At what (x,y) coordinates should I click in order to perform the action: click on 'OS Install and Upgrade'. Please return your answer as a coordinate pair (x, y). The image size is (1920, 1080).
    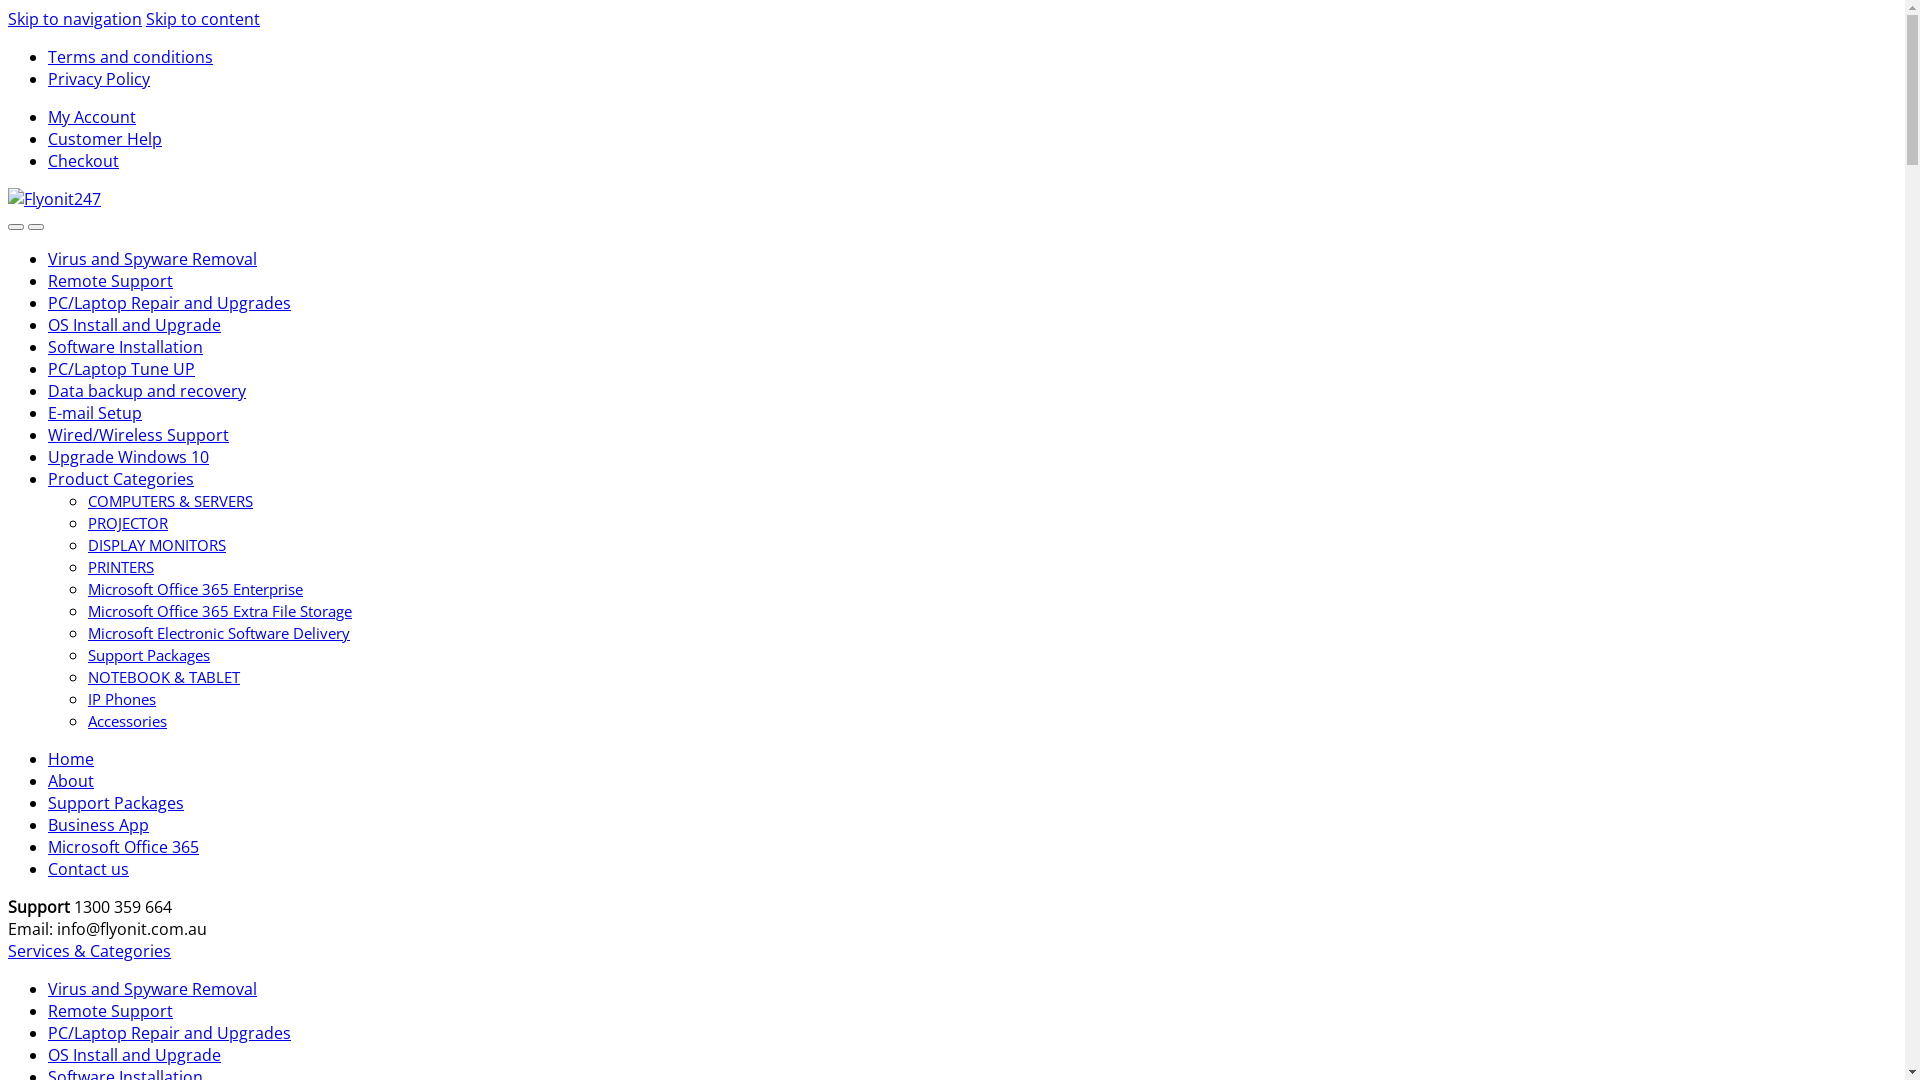
    Looking at the image, I should click on (133, 1054).